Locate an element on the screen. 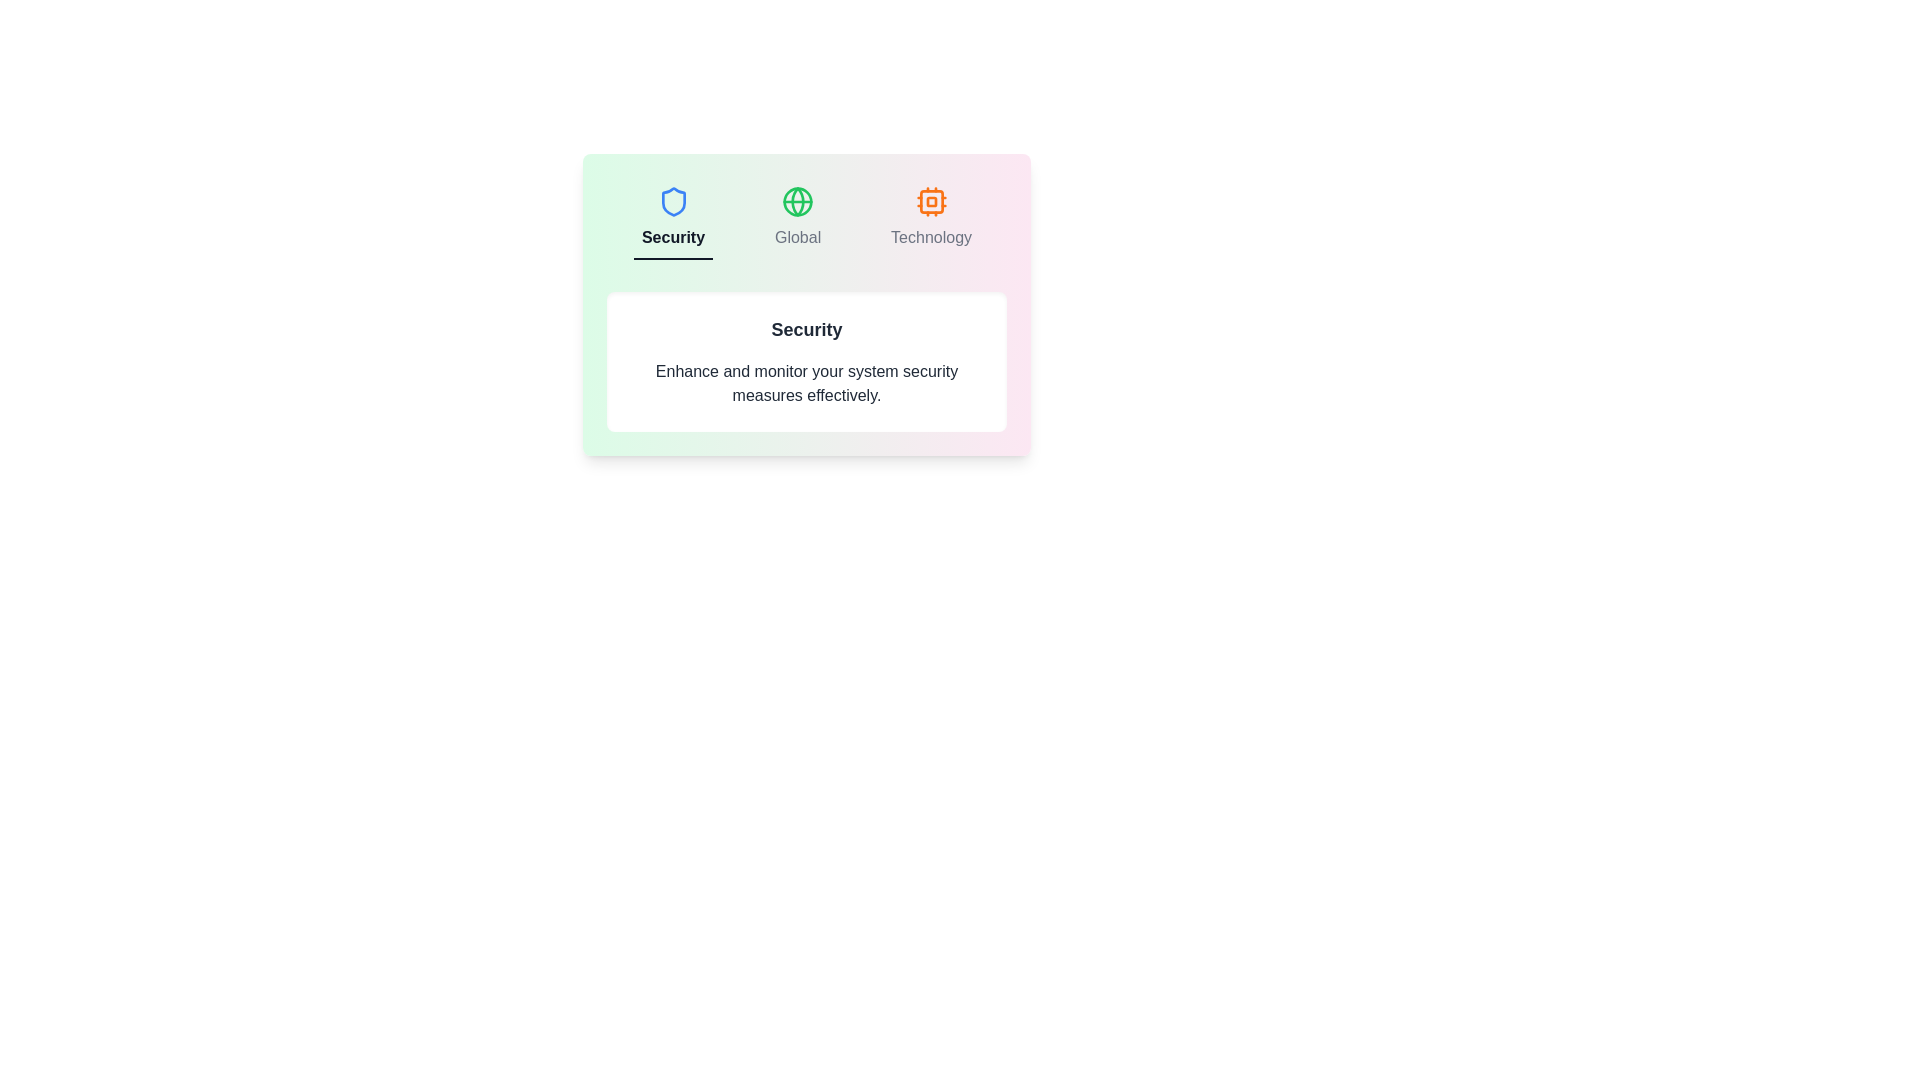  the tab labeled Technology to display its content is located at coordinates (930, 219).